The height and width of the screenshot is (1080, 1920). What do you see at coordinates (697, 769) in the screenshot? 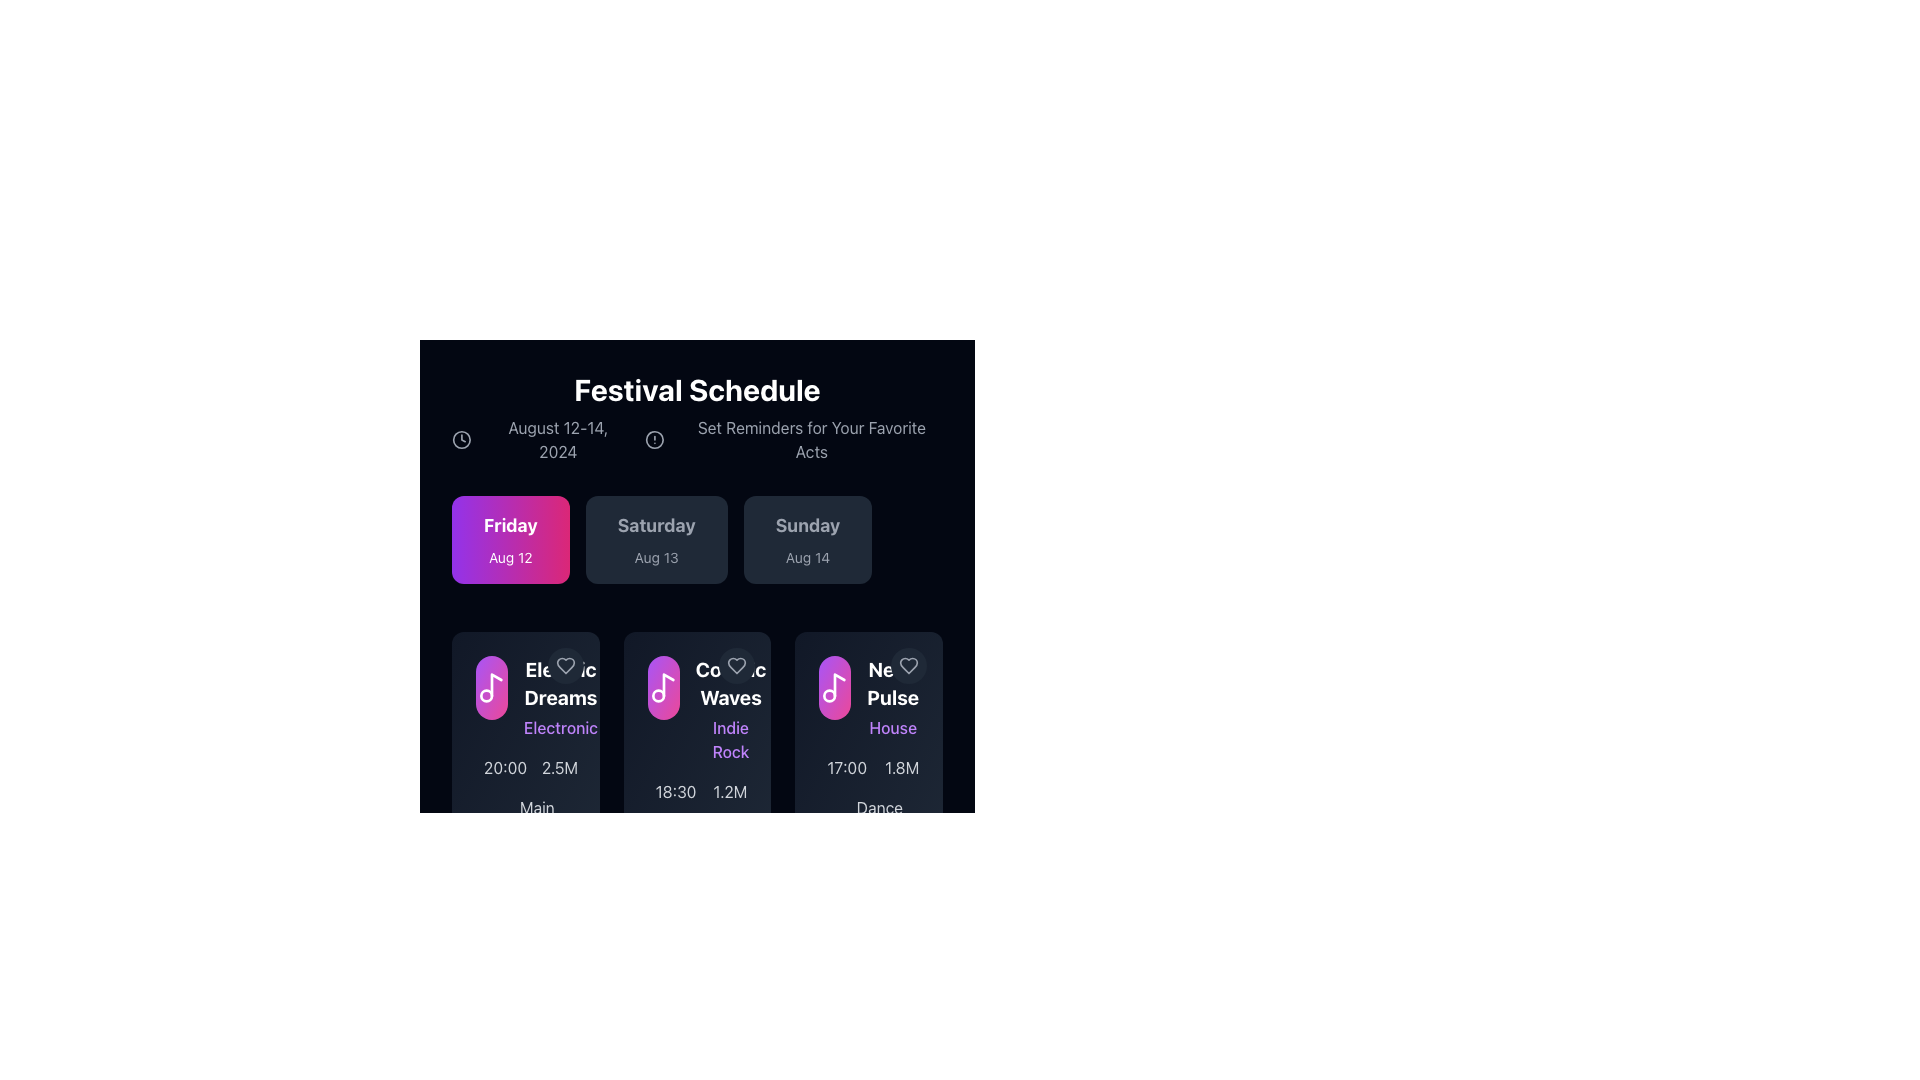
I see `the 'Cosmic Waves' card, which is the second card in a row of three, featuring a gradient background, white title, purple subtitle, and timing details` at bounding box center [697, 769].